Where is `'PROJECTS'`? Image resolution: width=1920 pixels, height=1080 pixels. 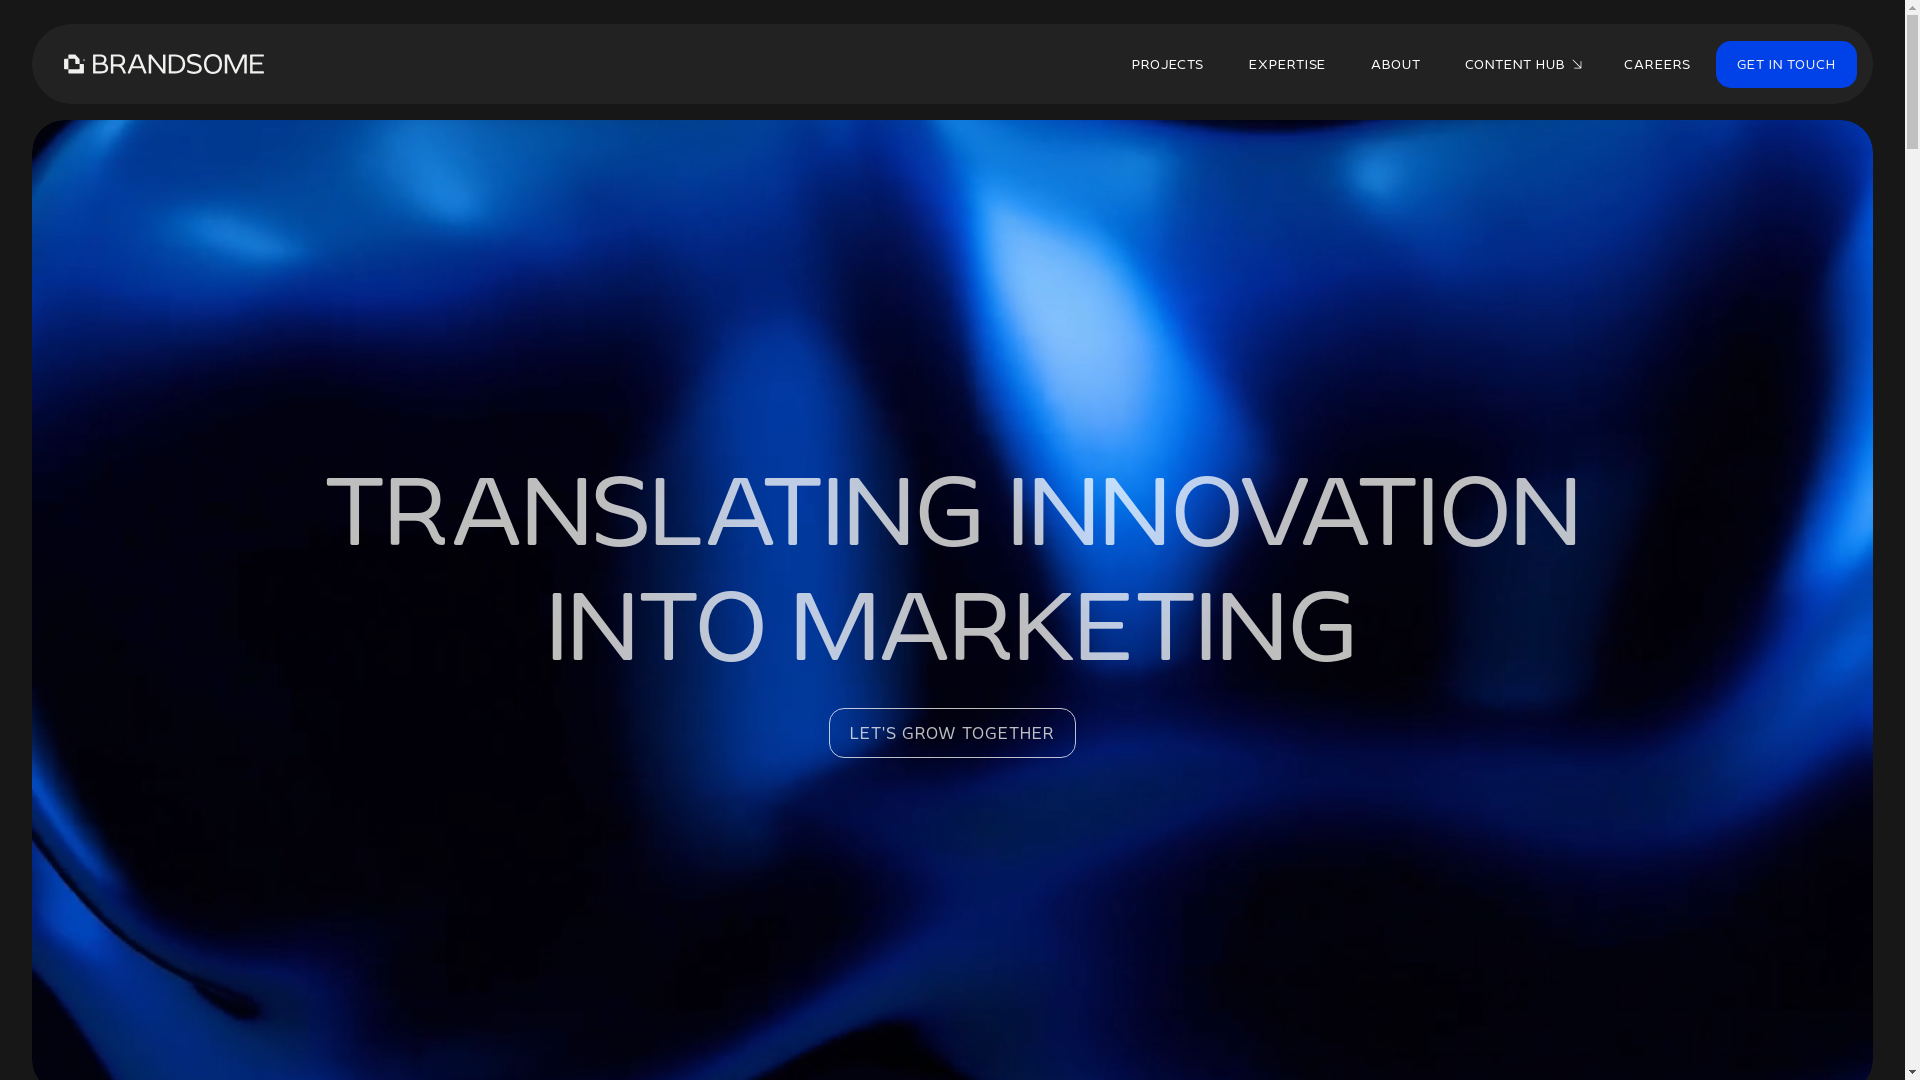 'PROJECTS' is located at coordinates (1167, 63).